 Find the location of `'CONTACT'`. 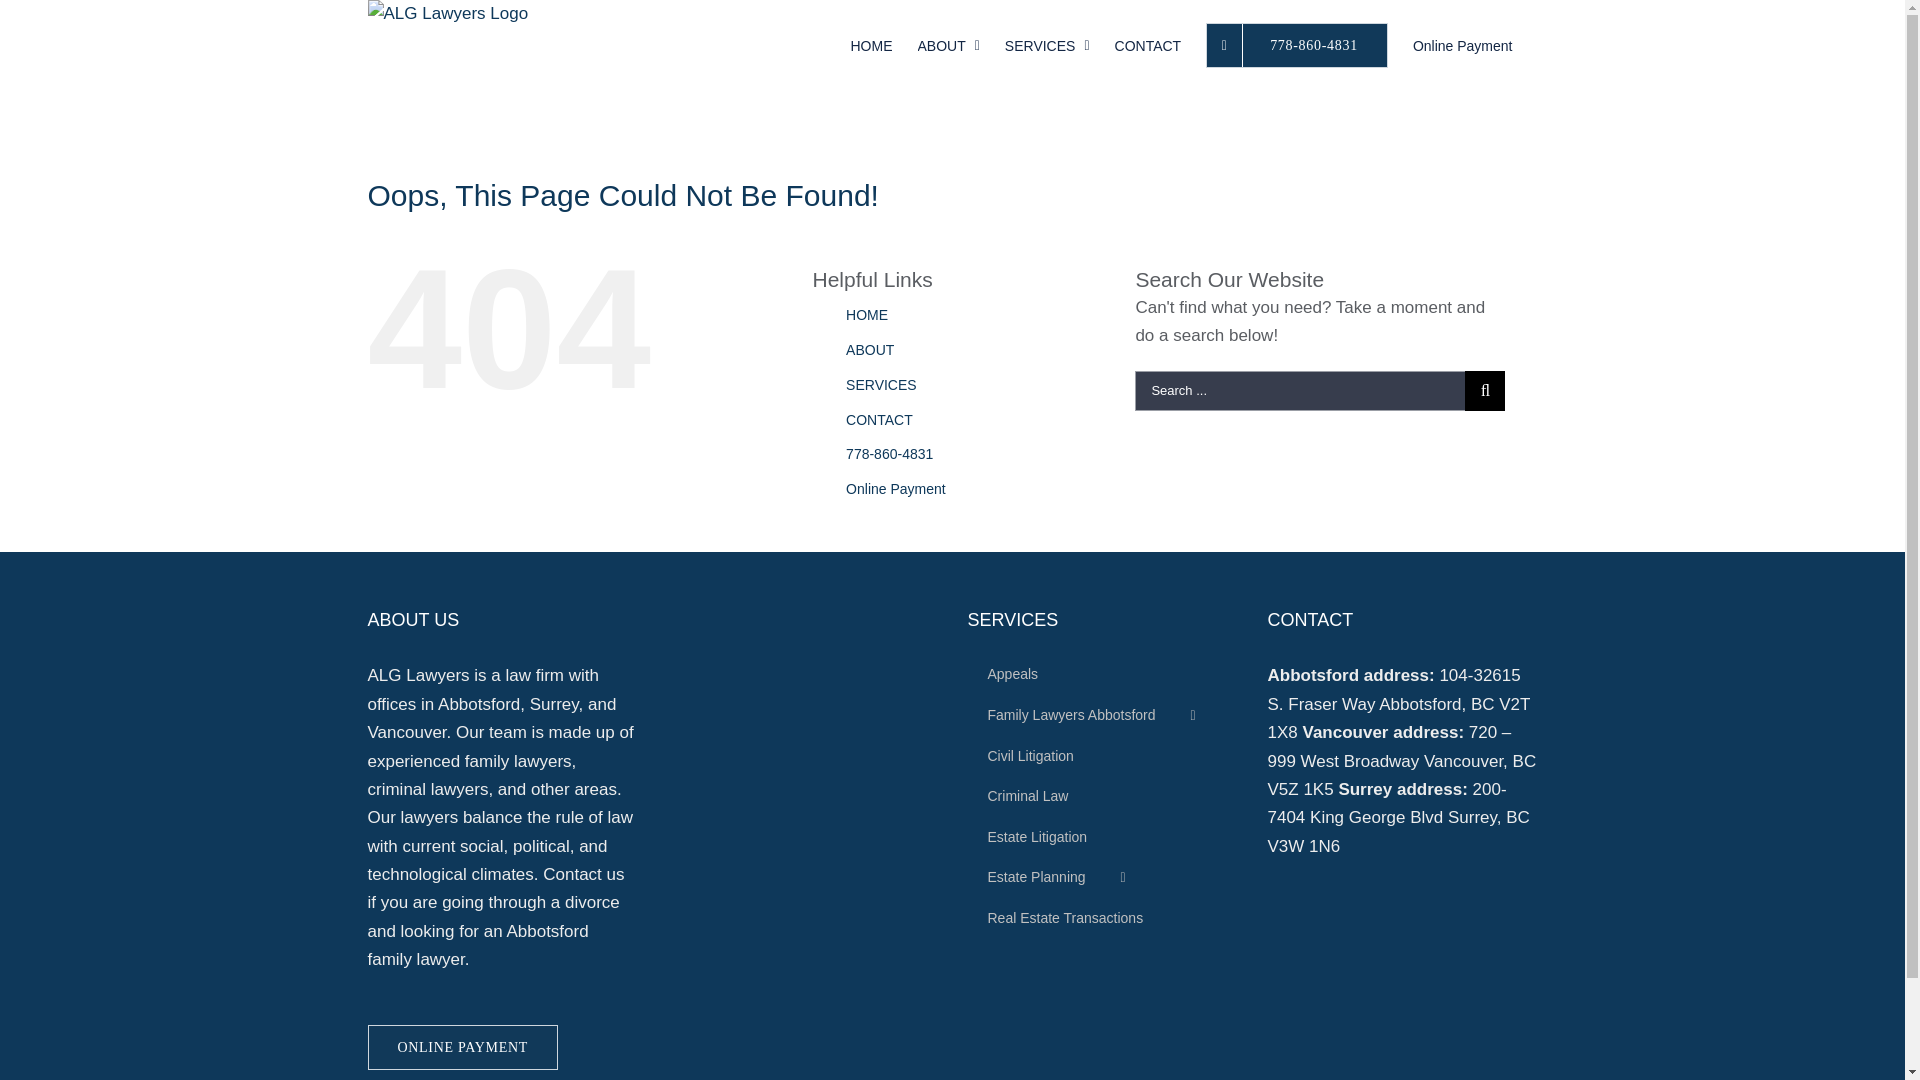

'CONTACT' is located at coordinates (879, 419).